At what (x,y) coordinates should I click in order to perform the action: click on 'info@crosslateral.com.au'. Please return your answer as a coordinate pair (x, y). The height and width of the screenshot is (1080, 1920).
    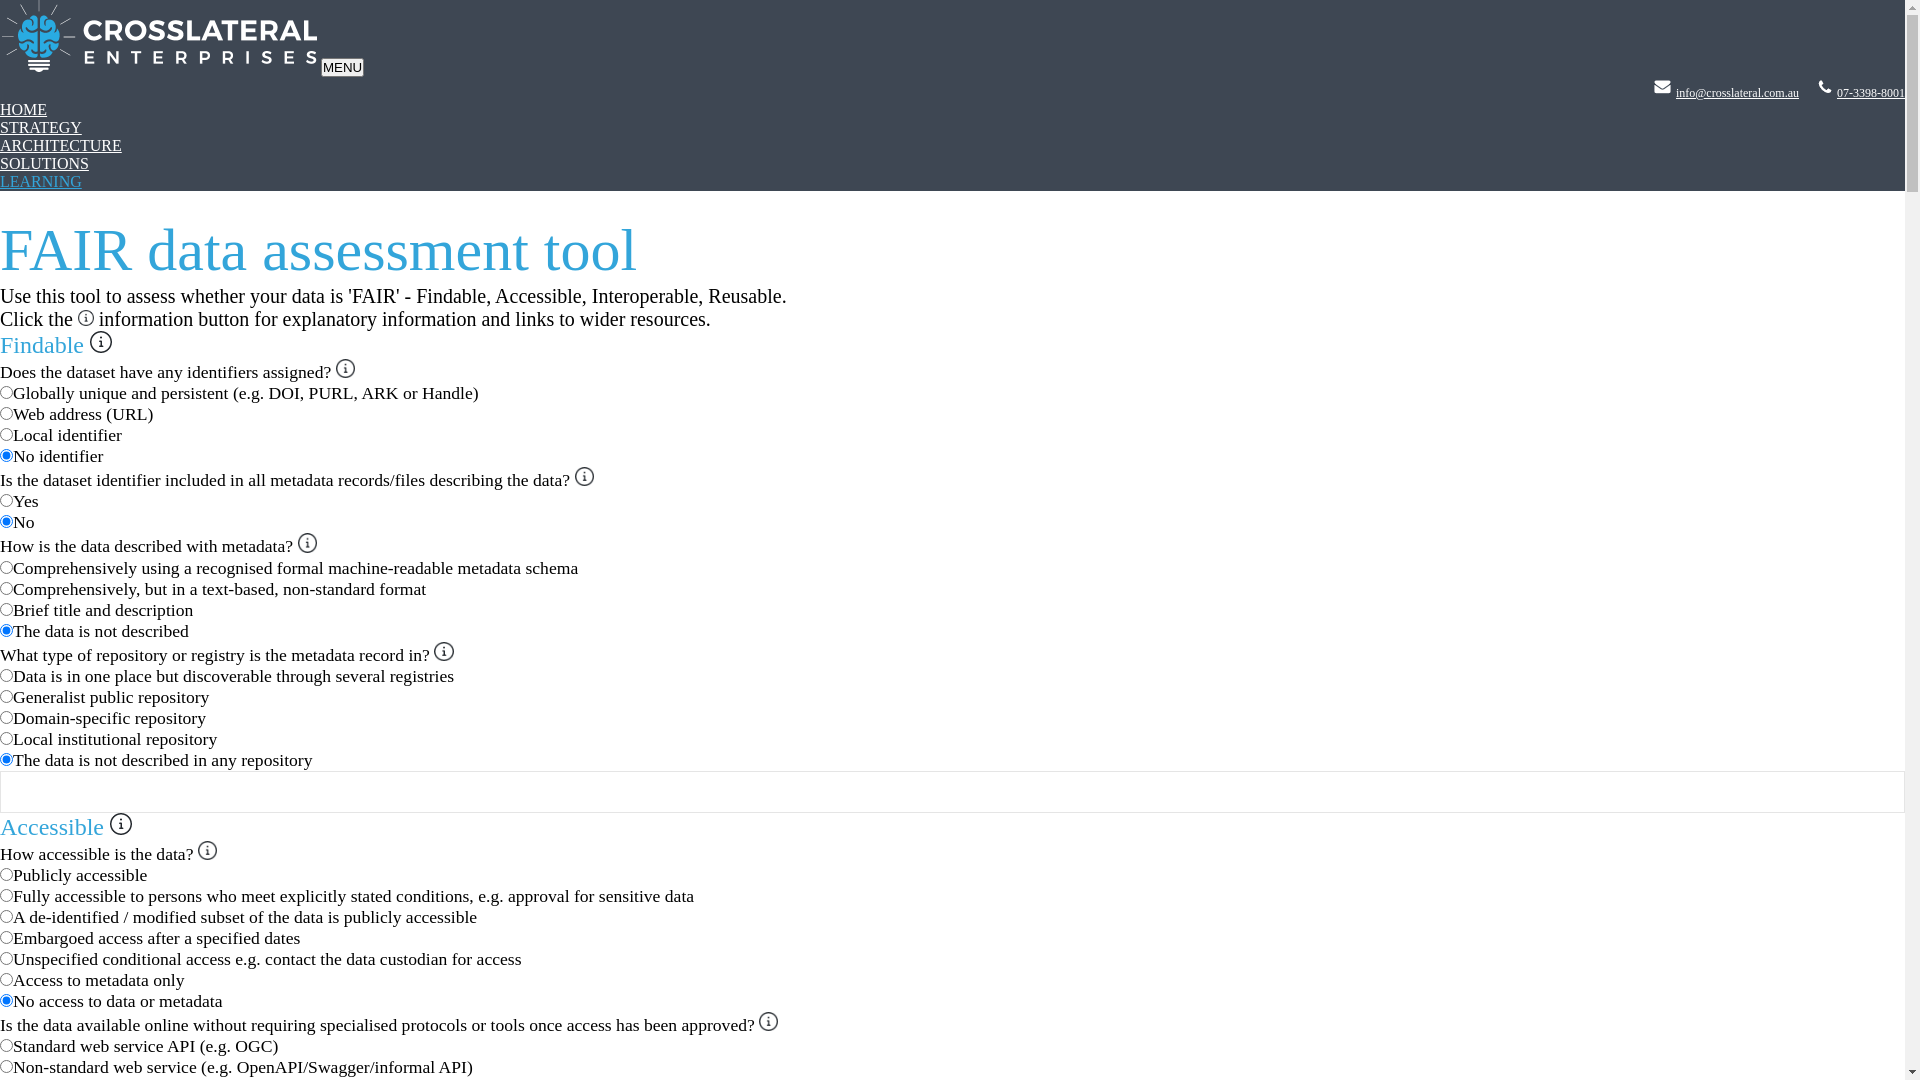
    Looking at the image, I should click on (1736, 92).